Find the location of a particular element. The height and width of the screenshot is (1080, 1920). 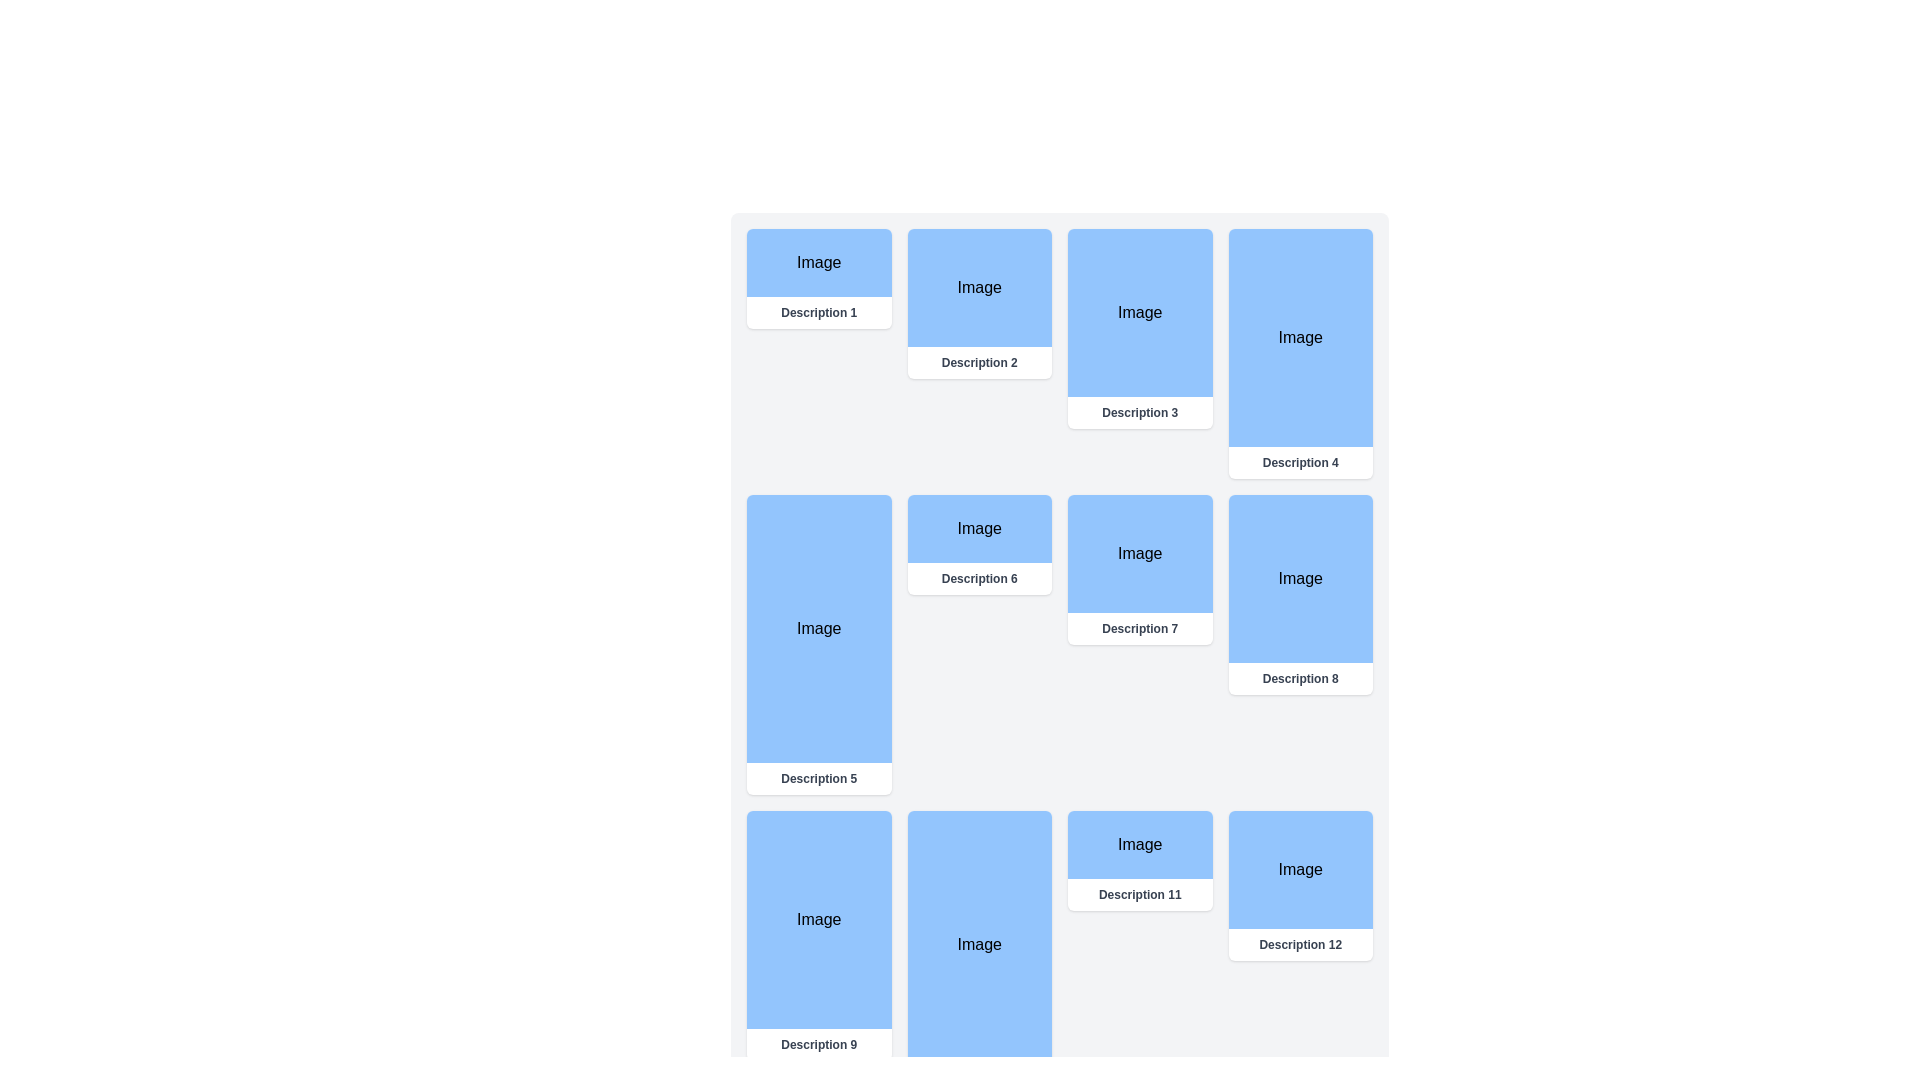

the light blue rectangular image placeholder labeled 'Image' that is located in the second row, third column of the card labeled 'Description 6' is located at coordinates (979, 527).